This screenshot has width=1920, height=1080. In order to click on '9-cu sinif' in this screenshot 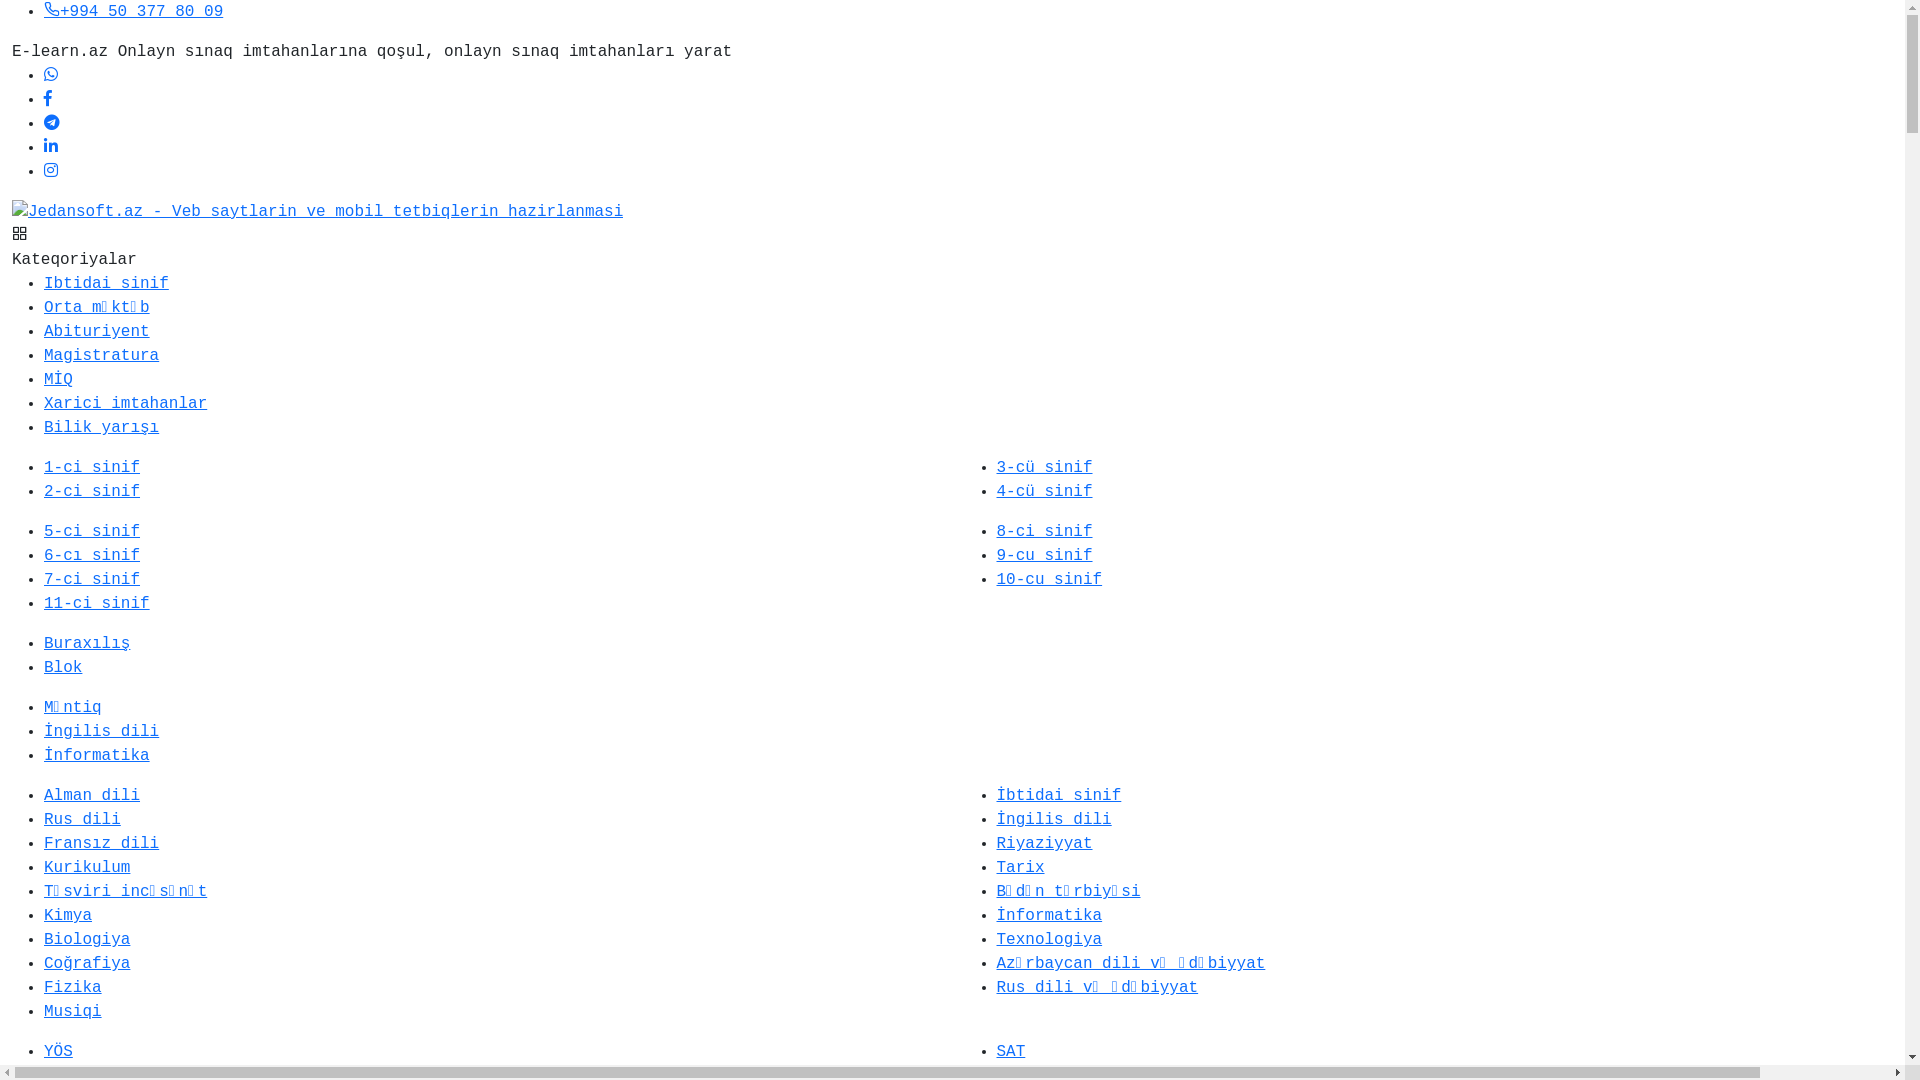, I will do `click(996, 555)`.